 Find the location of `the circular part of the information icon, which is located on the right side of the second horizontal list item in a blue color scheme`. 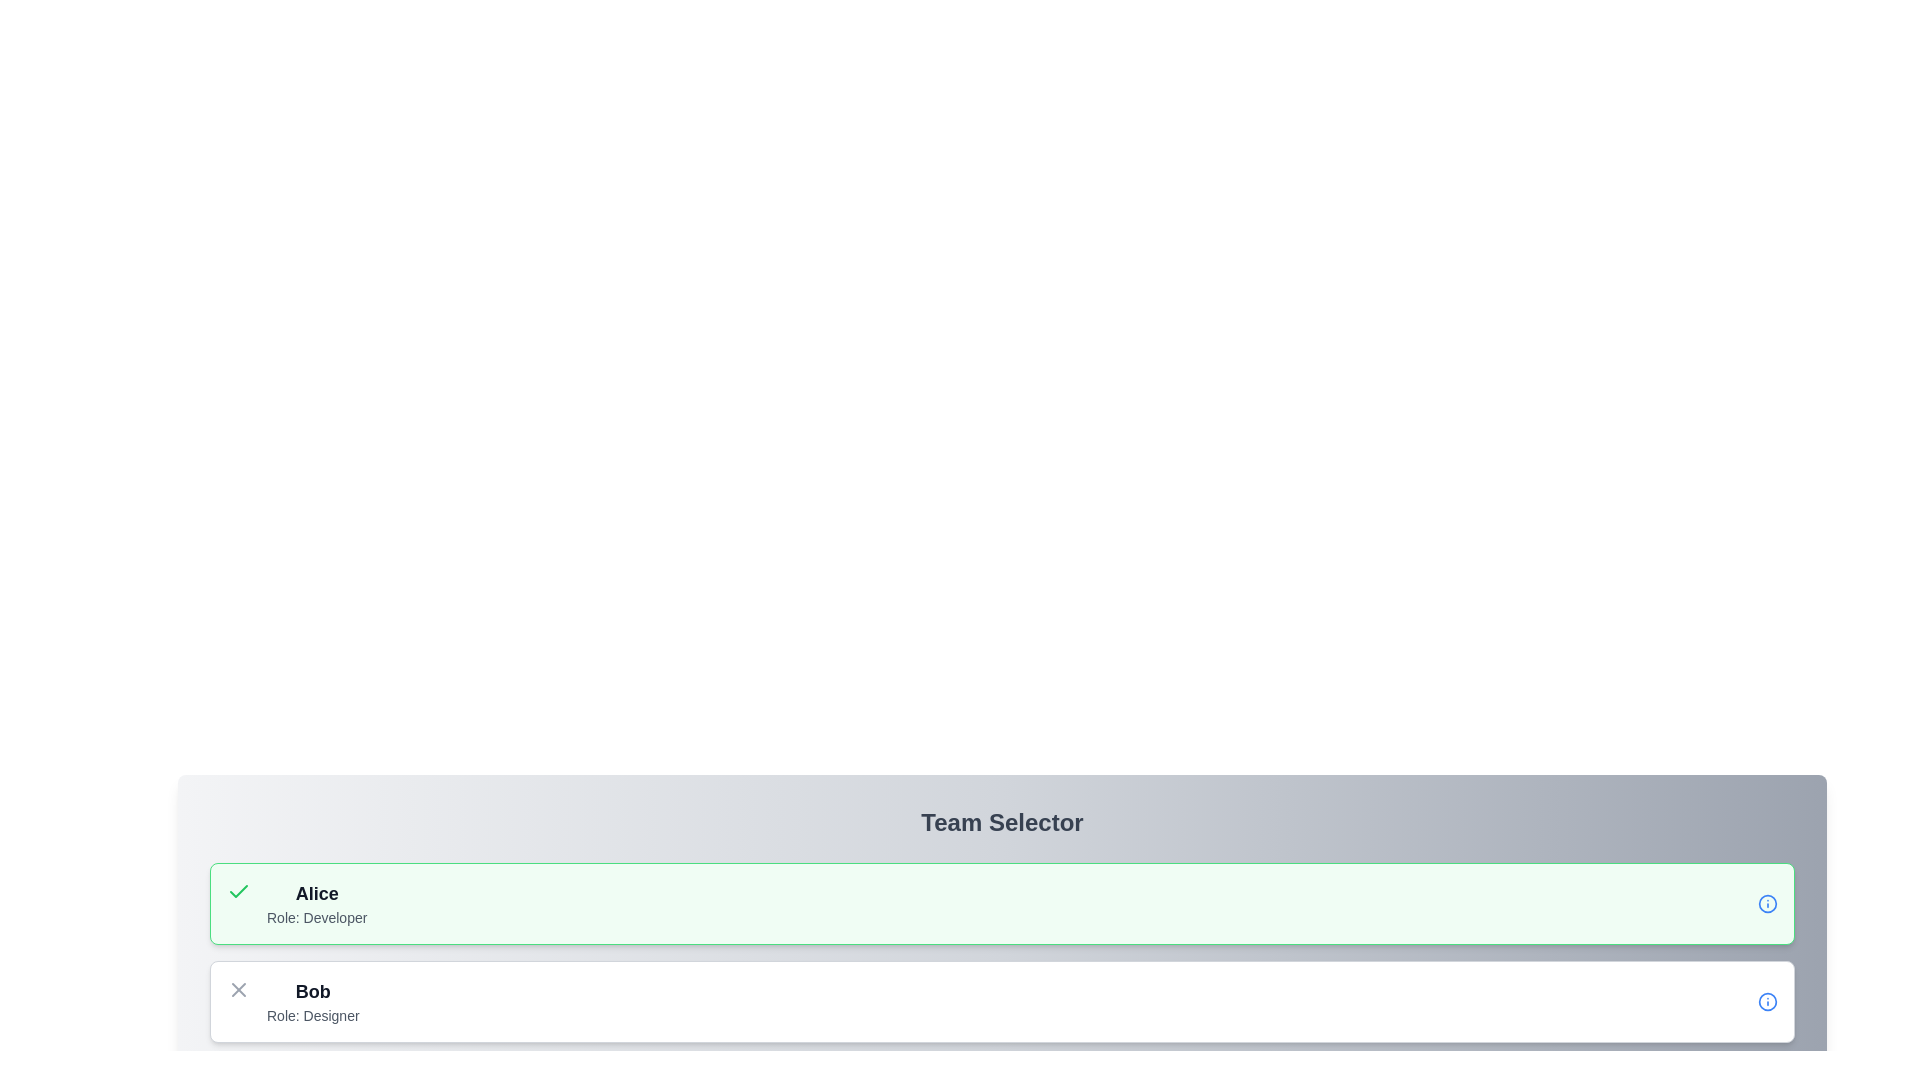

the circular part of the information icon, which is located on the right side of the second horizontal list item in a blue color scheme is located at coordinates (1767, 903).